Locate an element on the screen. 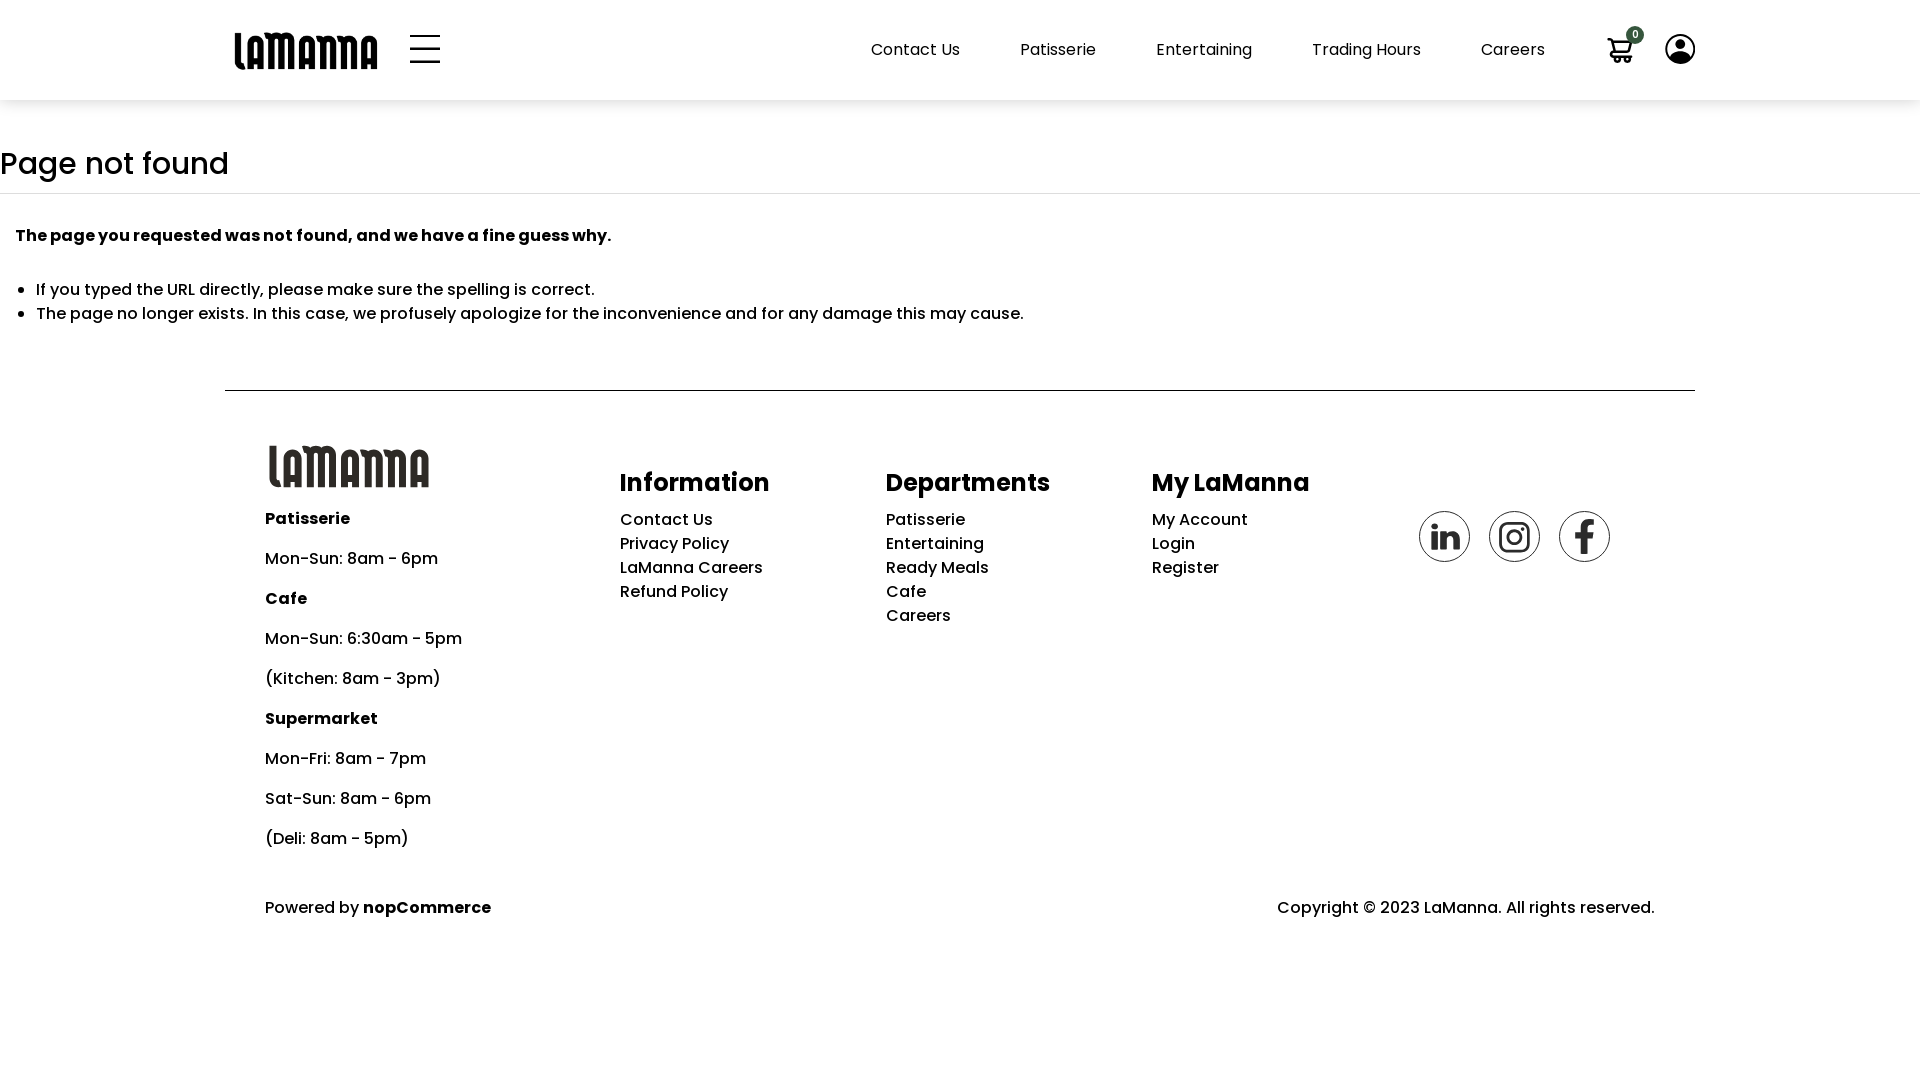 The width and height of the screenshot is (1920, 1080). 'LaManna Careers' is located at coordinates (737, 567).